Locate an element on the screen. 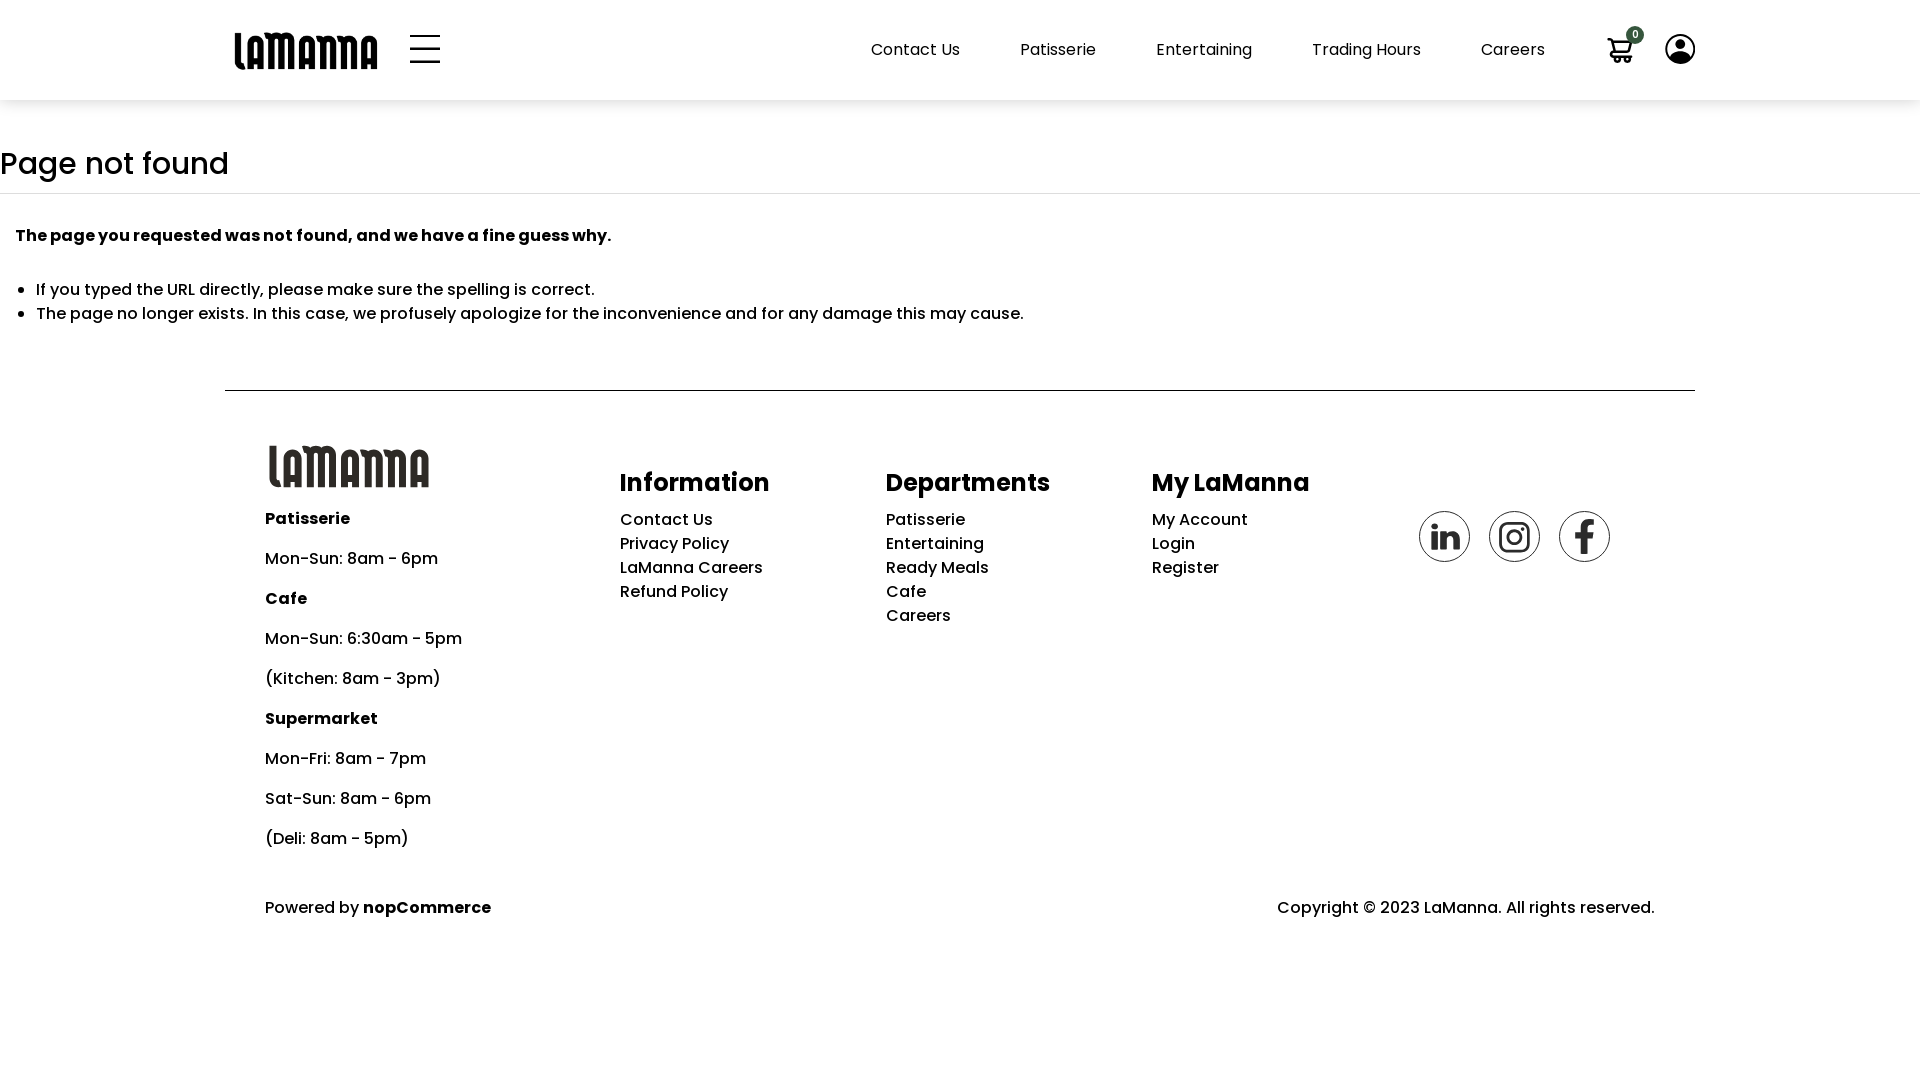 The width and height of the screenshot is (1920, 1080). 'LaManna Careers' is located at coordinates (737, 567).